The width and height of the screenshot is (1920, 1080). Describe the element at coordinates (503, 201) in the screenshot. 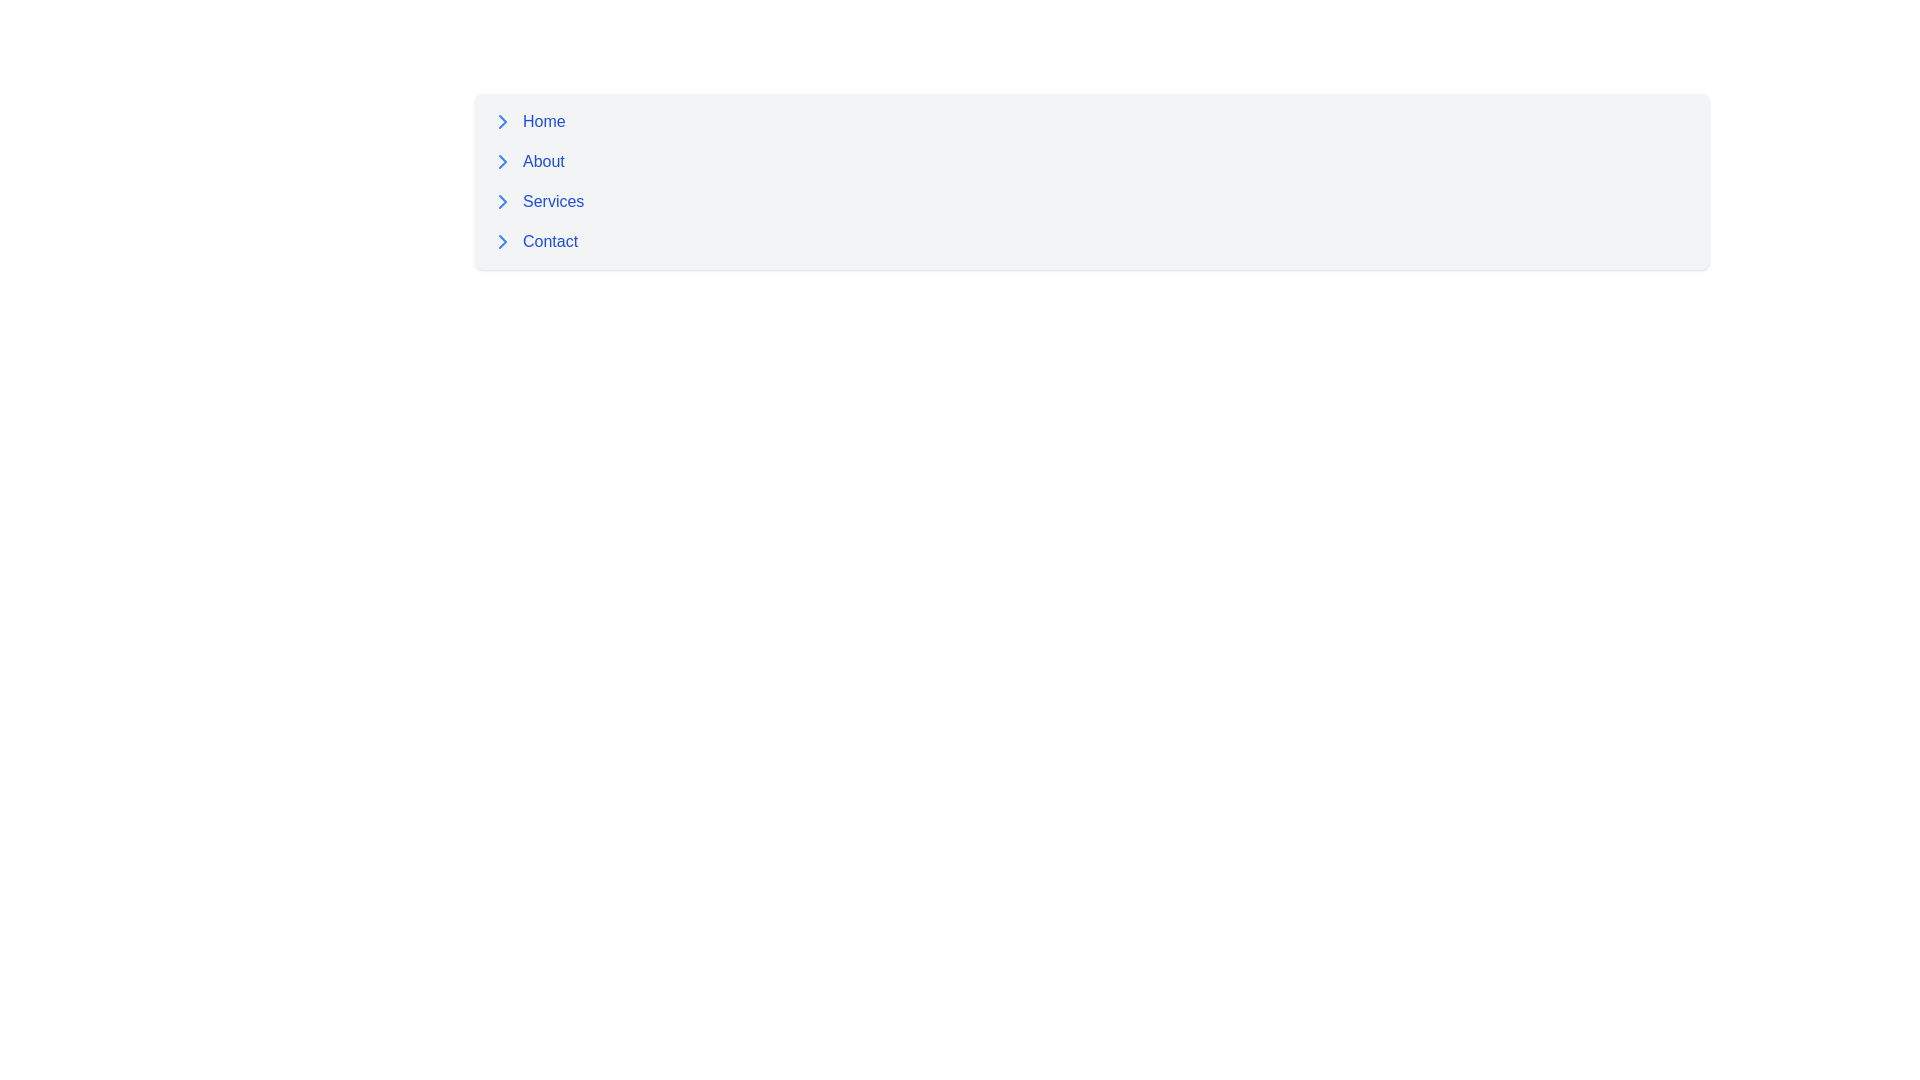

I see `the downward-pointing blue chevron icon located next to the 'Services' label, which is the third in order among similar icons in the navigation list` at that location.